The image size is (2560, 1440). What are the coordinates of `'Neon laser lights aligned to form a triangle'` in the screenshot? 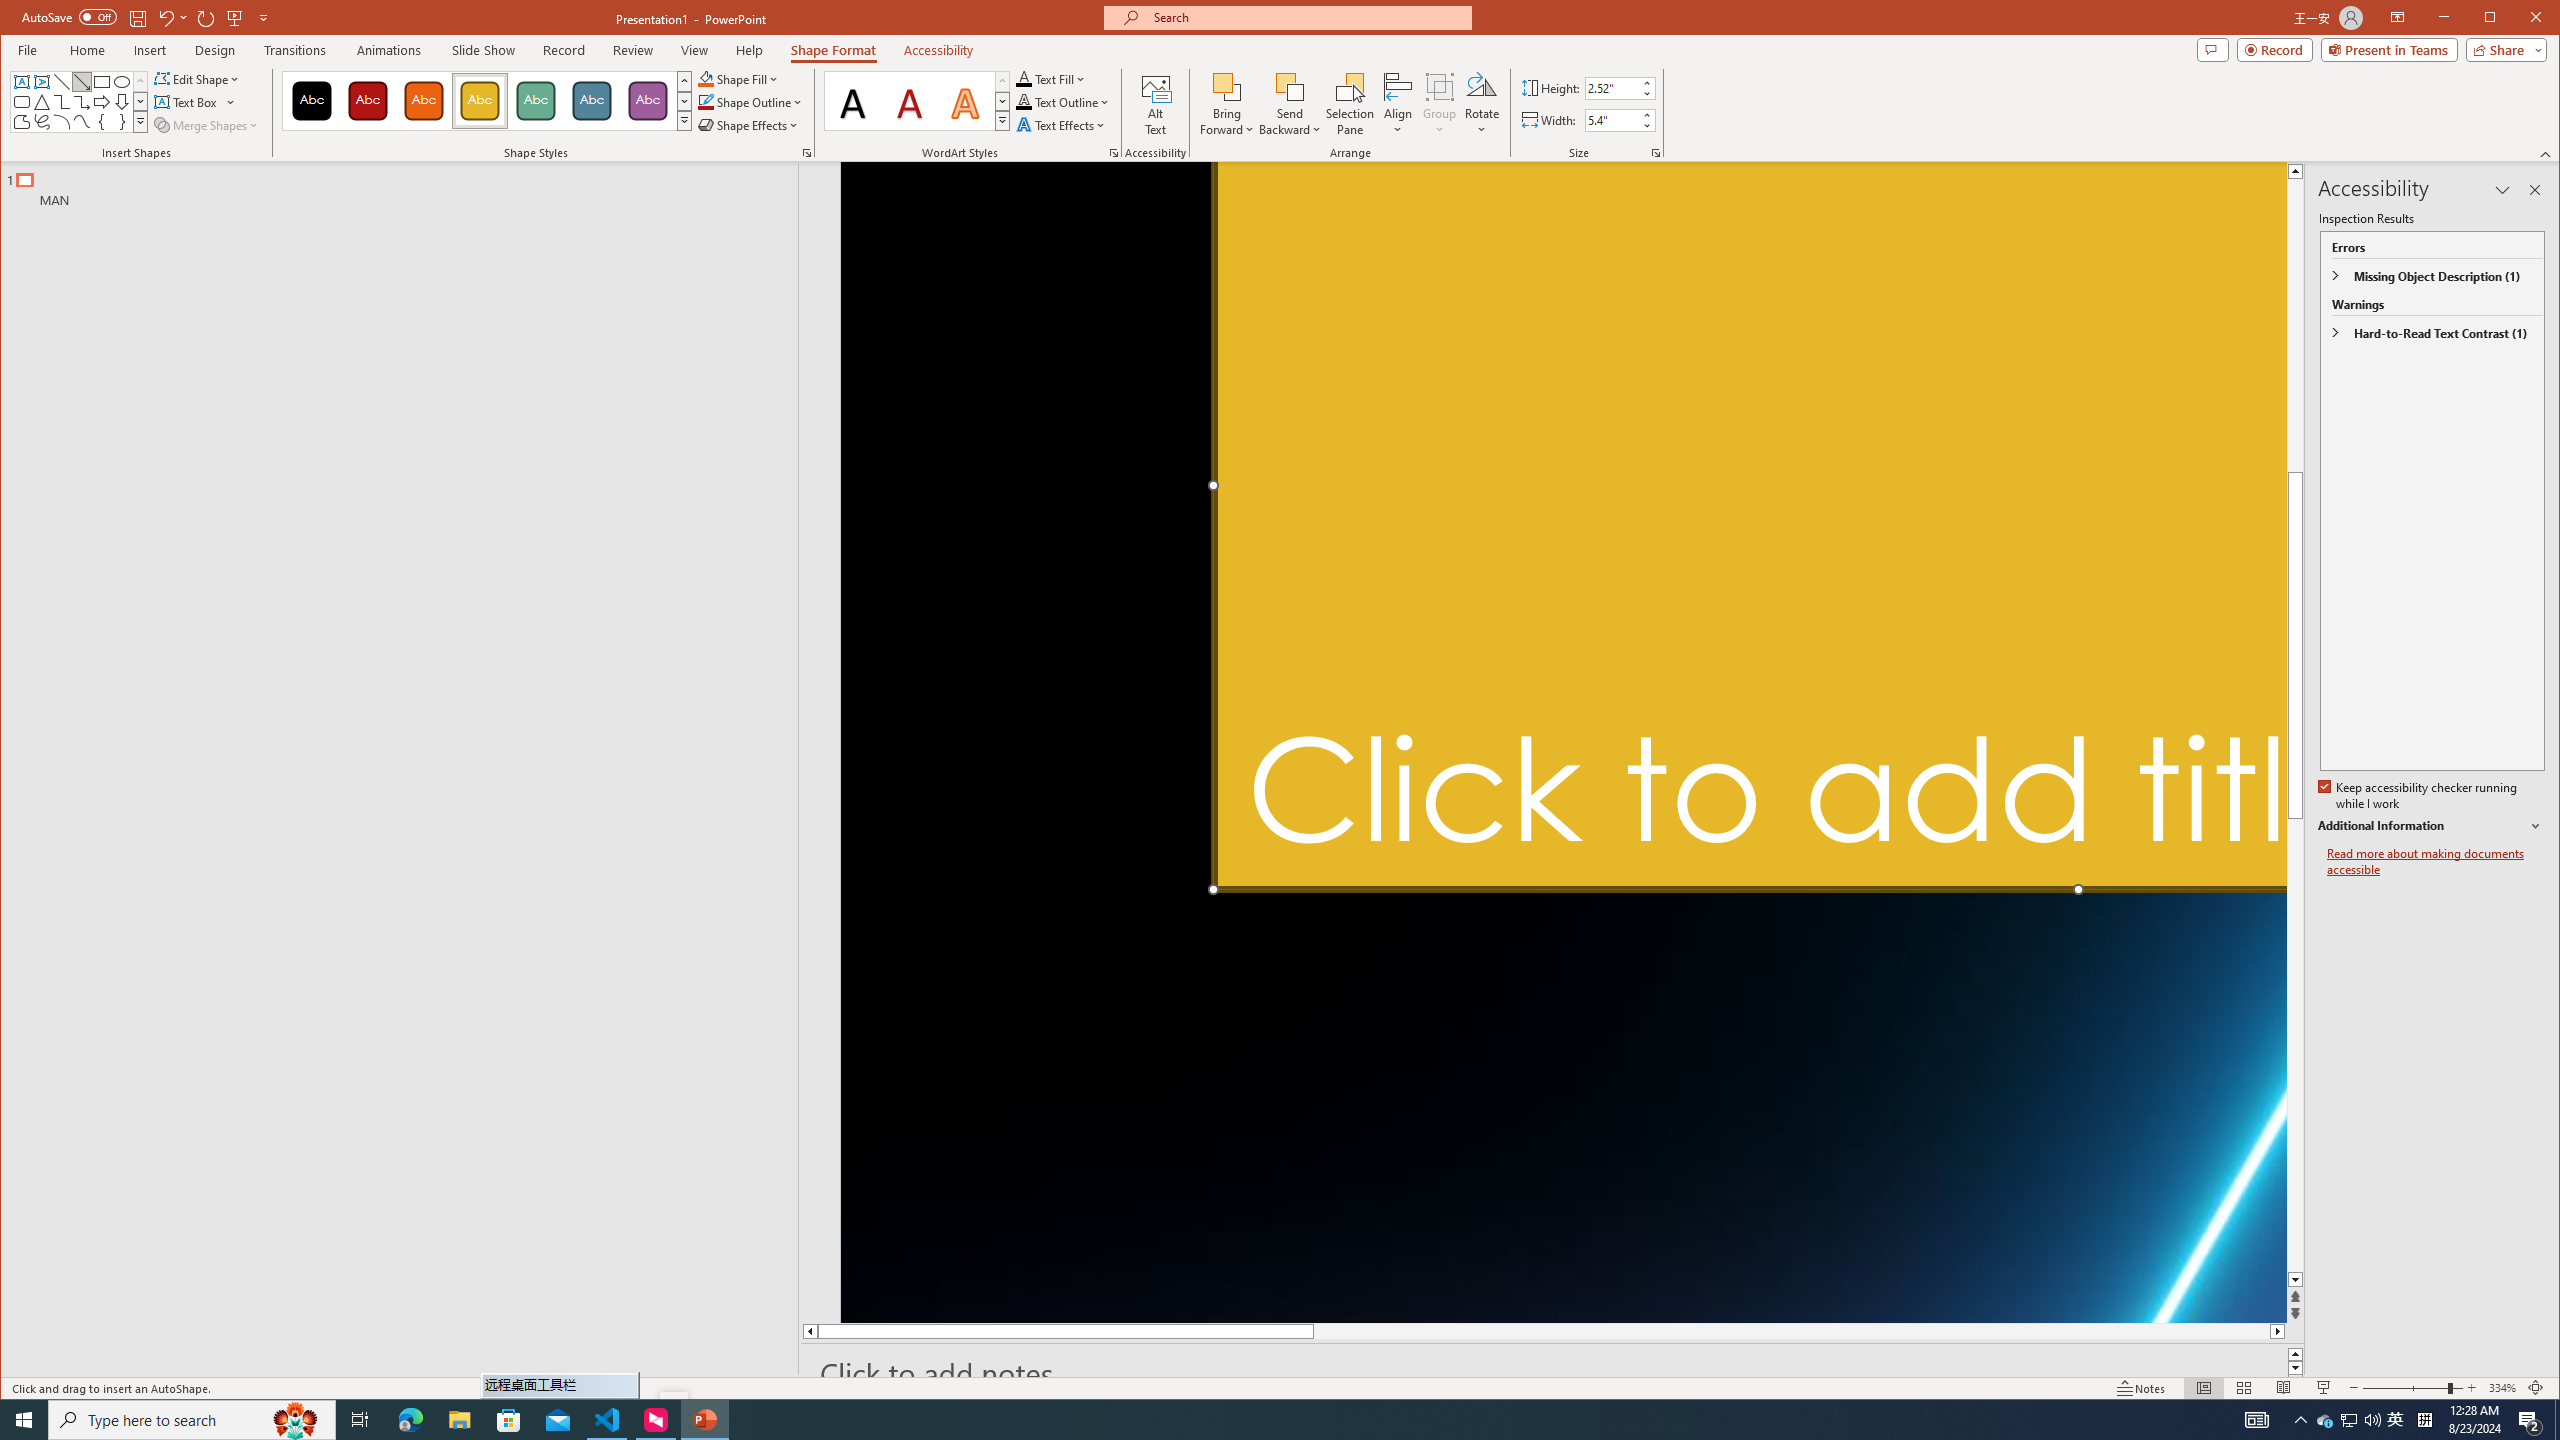 It's located at (1564, 742).